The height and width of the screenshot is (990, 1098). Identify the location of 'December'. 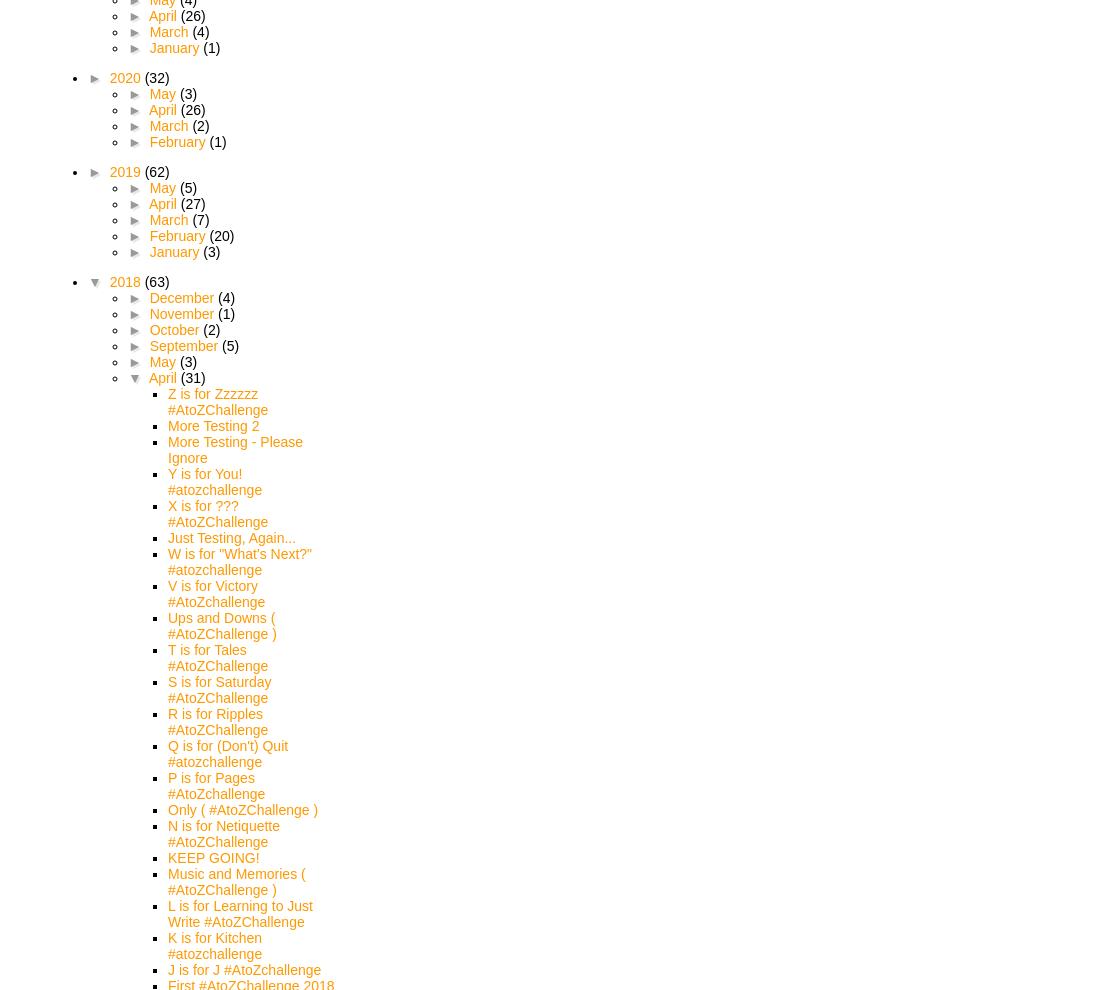
(183, 297).